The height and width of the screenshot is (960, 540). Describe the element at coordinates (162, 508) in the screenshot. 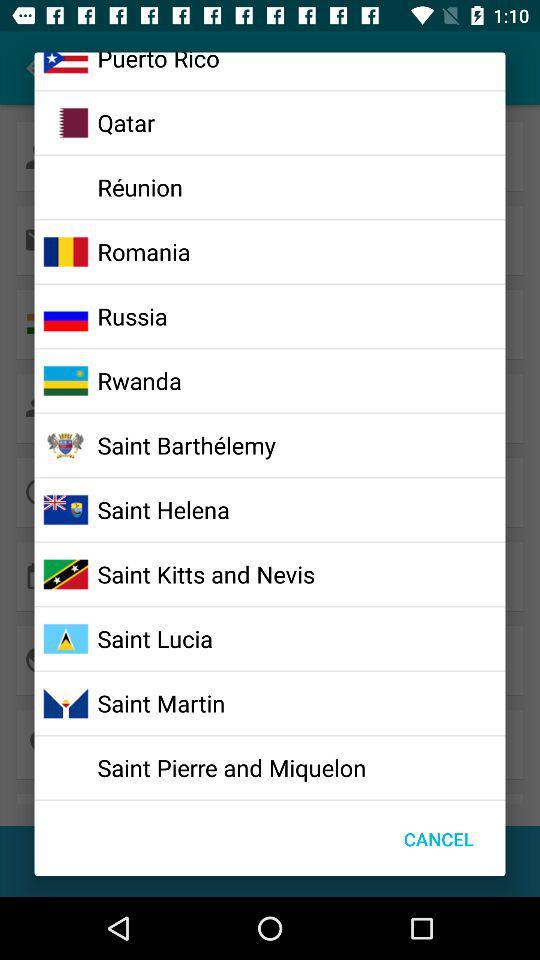

I see `the saint helena` at that location.